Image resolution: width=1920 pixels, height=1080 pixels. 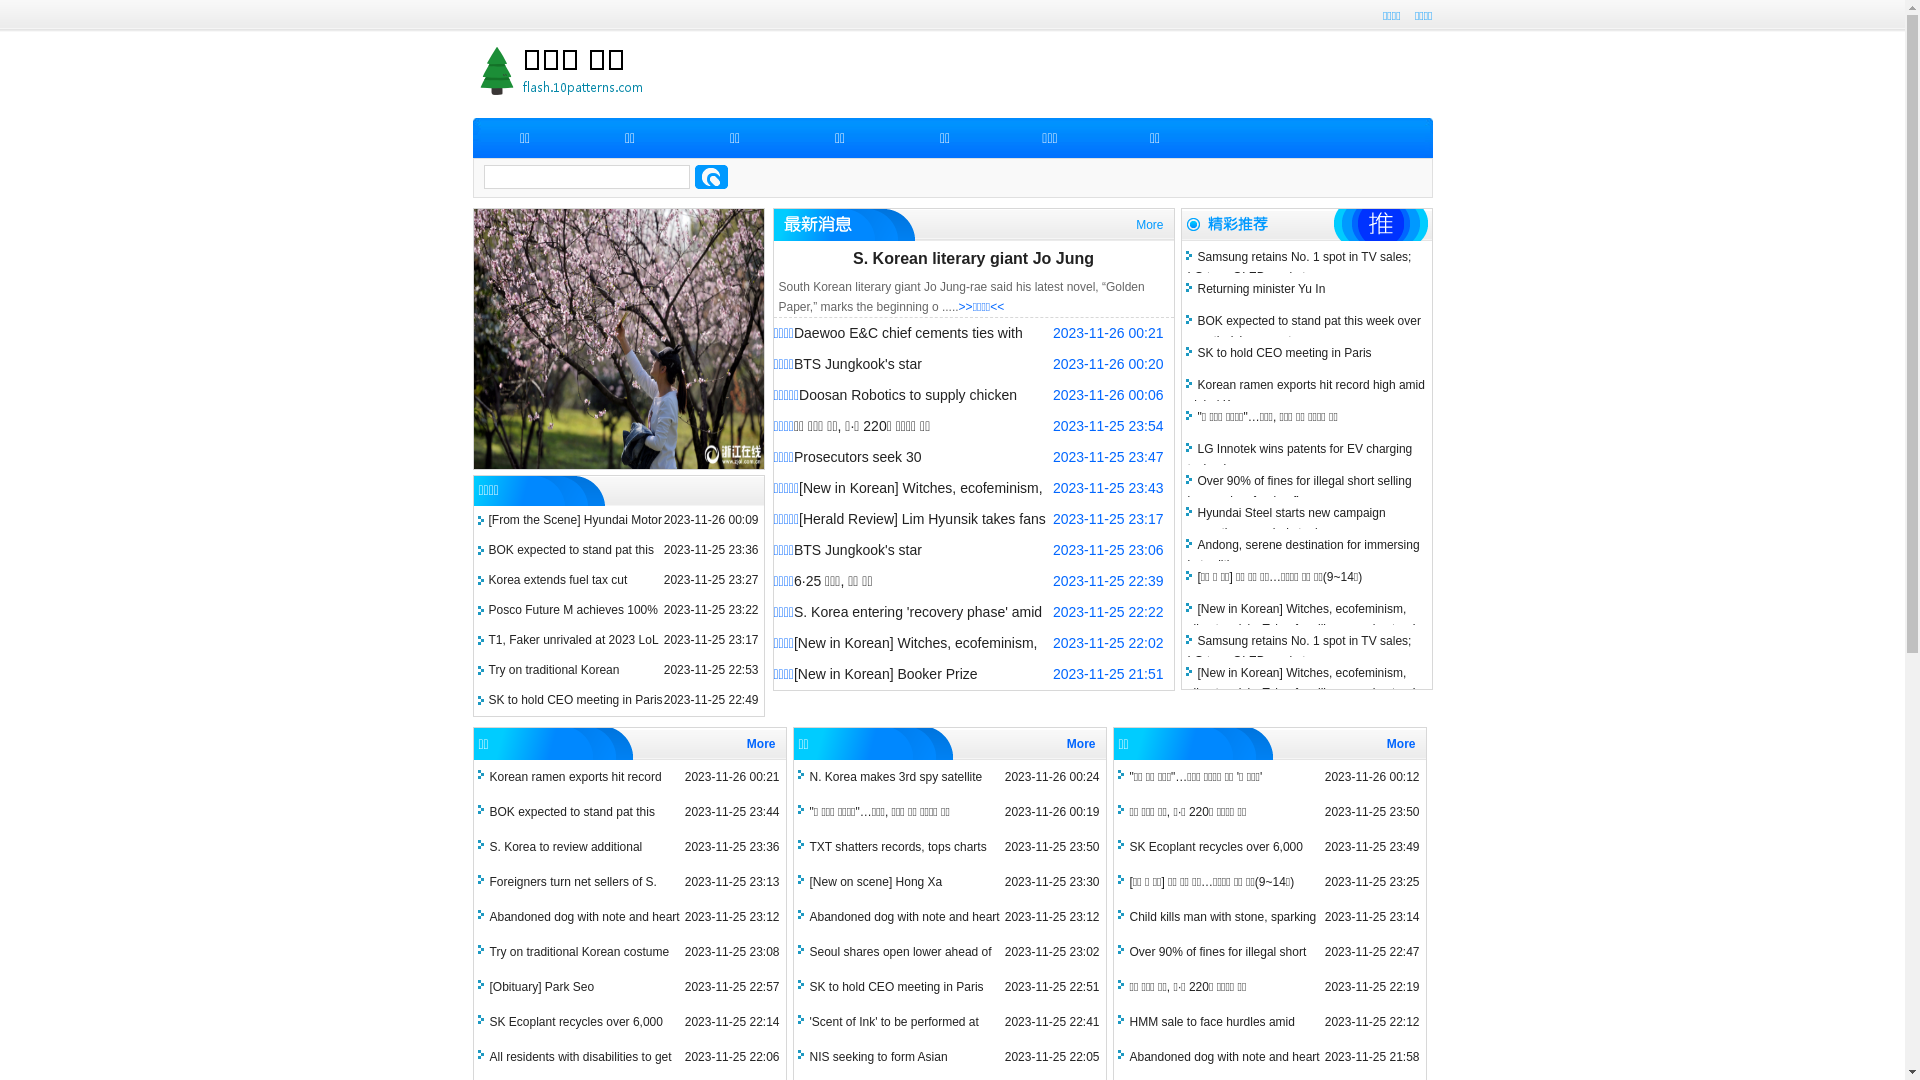 What do you see at coordinates (1300, 265) in the screenshot?
I see `'Samsung retains No. 1 spot in TV sales; LG tops OLED market'` at bounding box center [1300, 265].